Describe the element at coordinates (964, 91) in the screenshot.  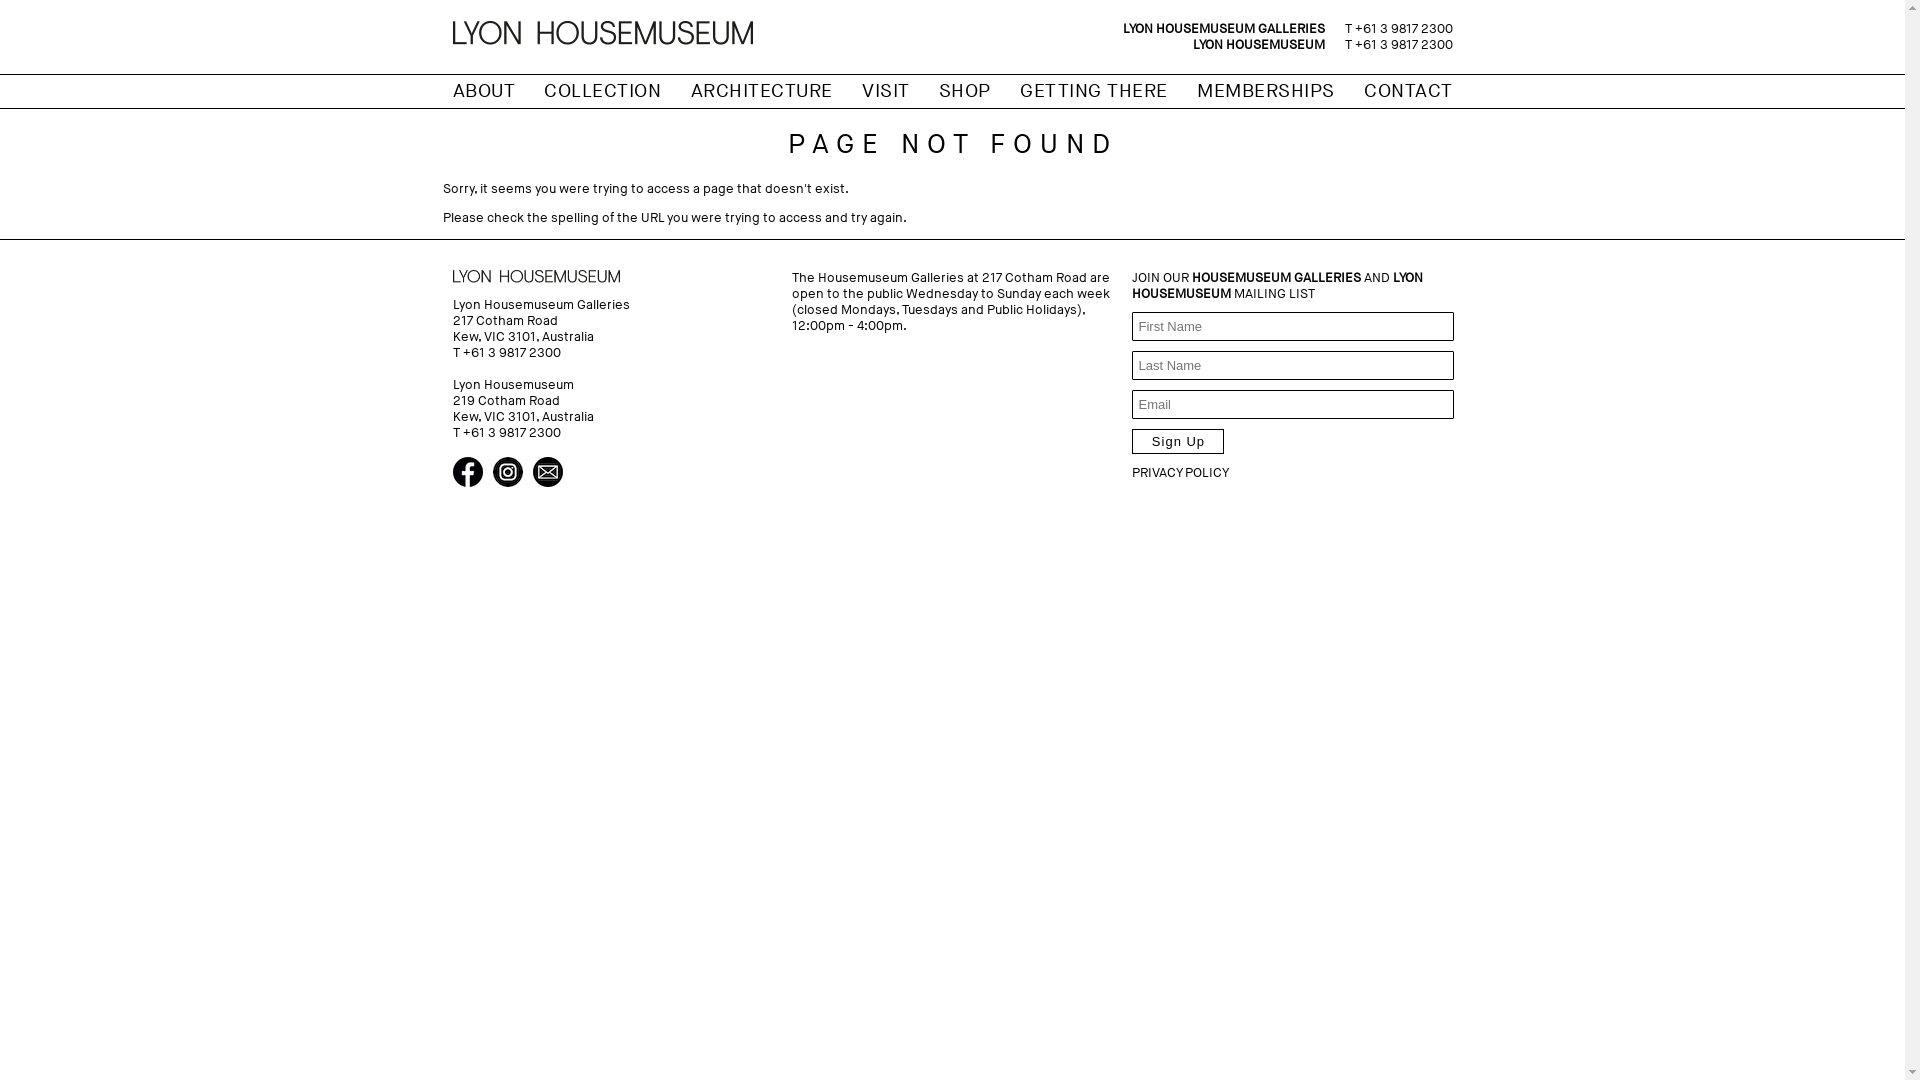
I see `'SHOP'` at that location.